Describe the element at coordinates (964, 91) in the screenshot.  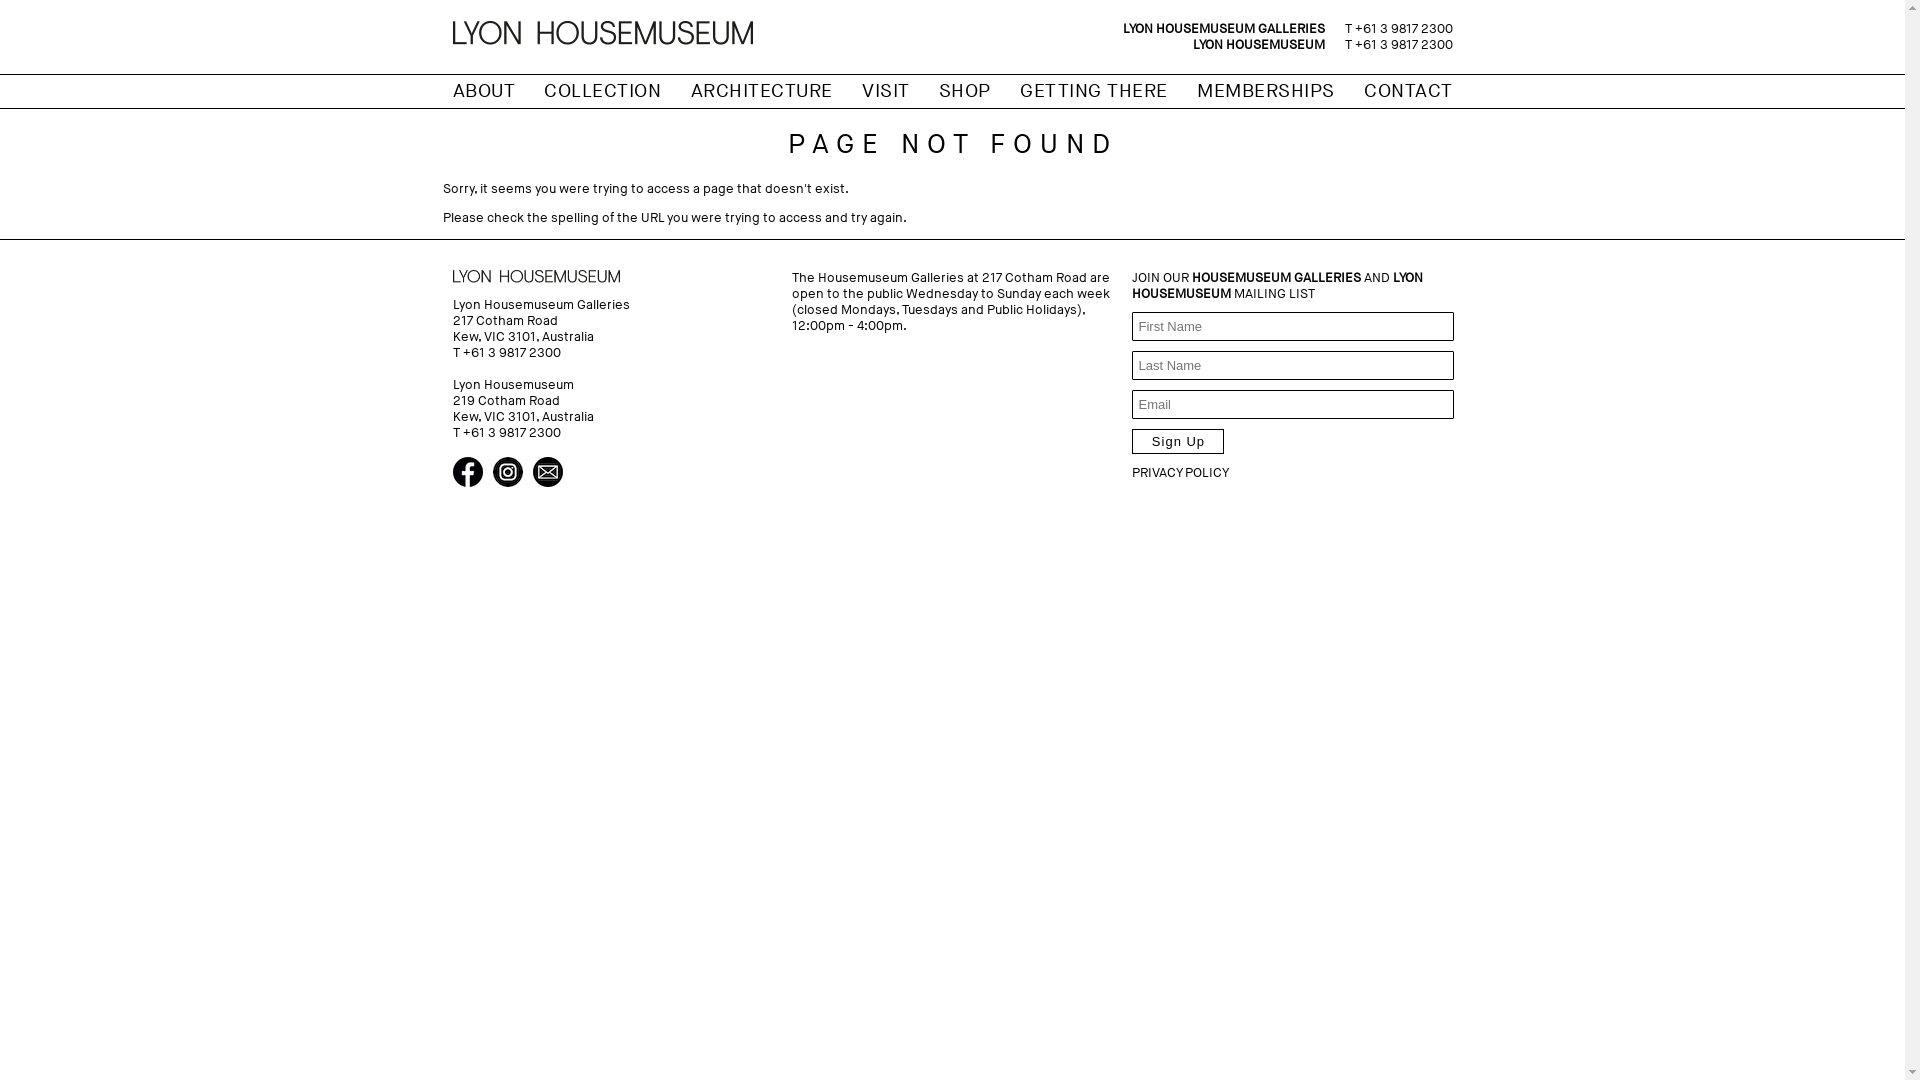
I see `'SHOP'` at that location.